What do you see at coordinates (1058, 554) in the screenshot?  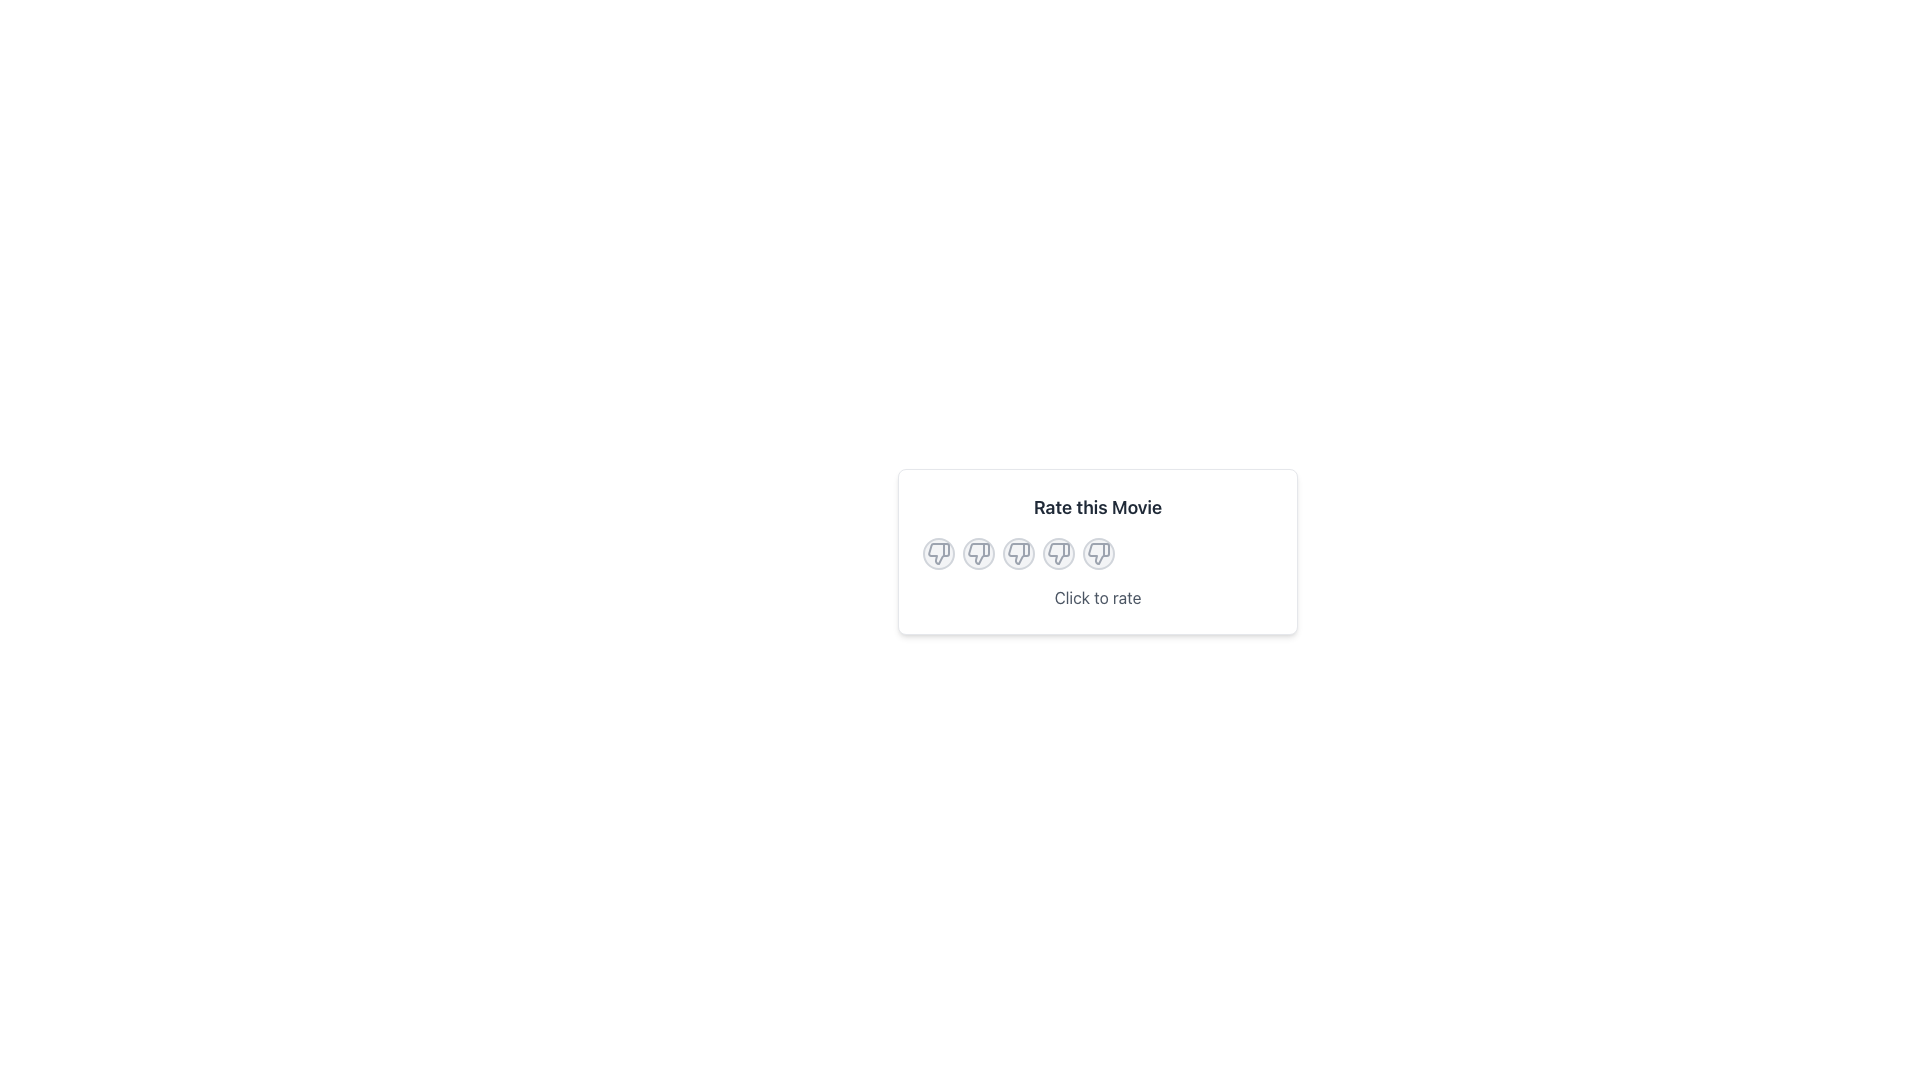 I see `the fourth thumb-down icon for negative rating under the 'Rate this Movie' header` at bounding box center [1058, 554].